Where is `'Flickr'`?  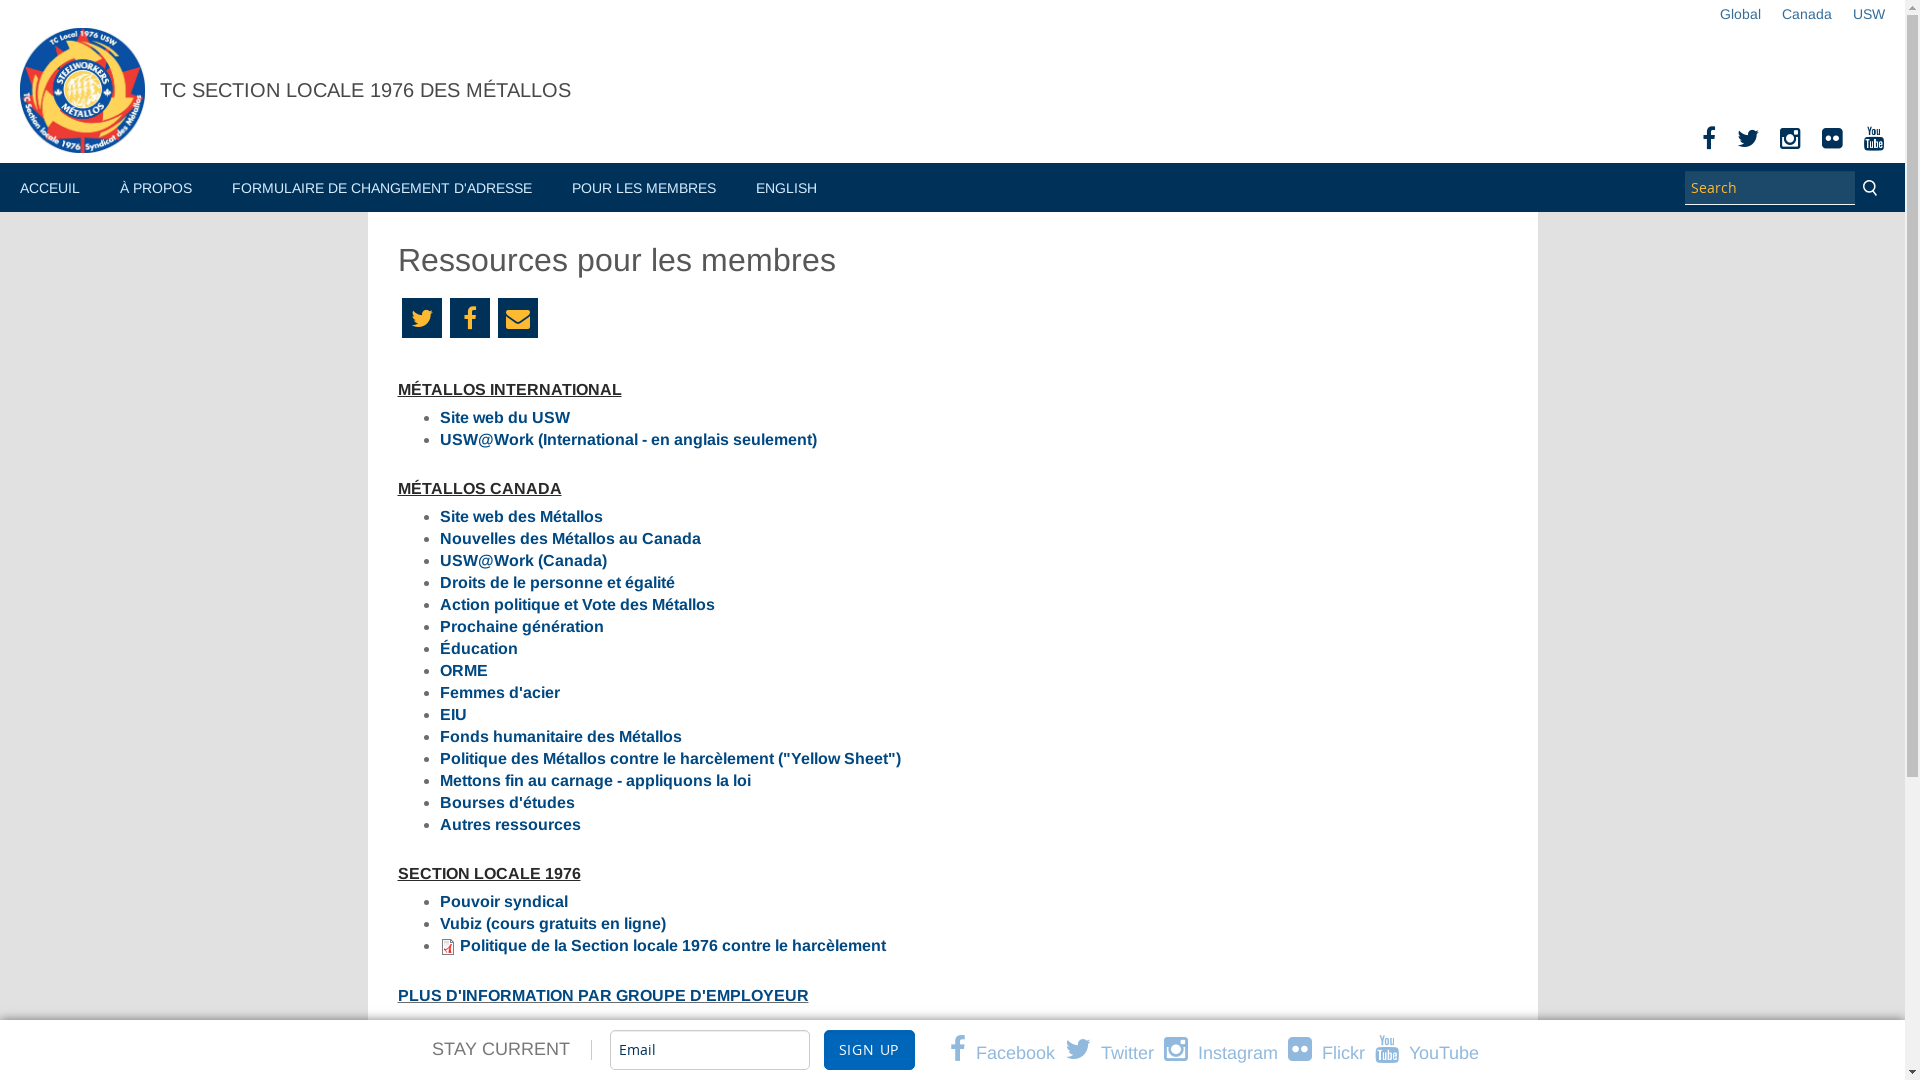 'Flickr' is located at coordinates (1331, 1052).